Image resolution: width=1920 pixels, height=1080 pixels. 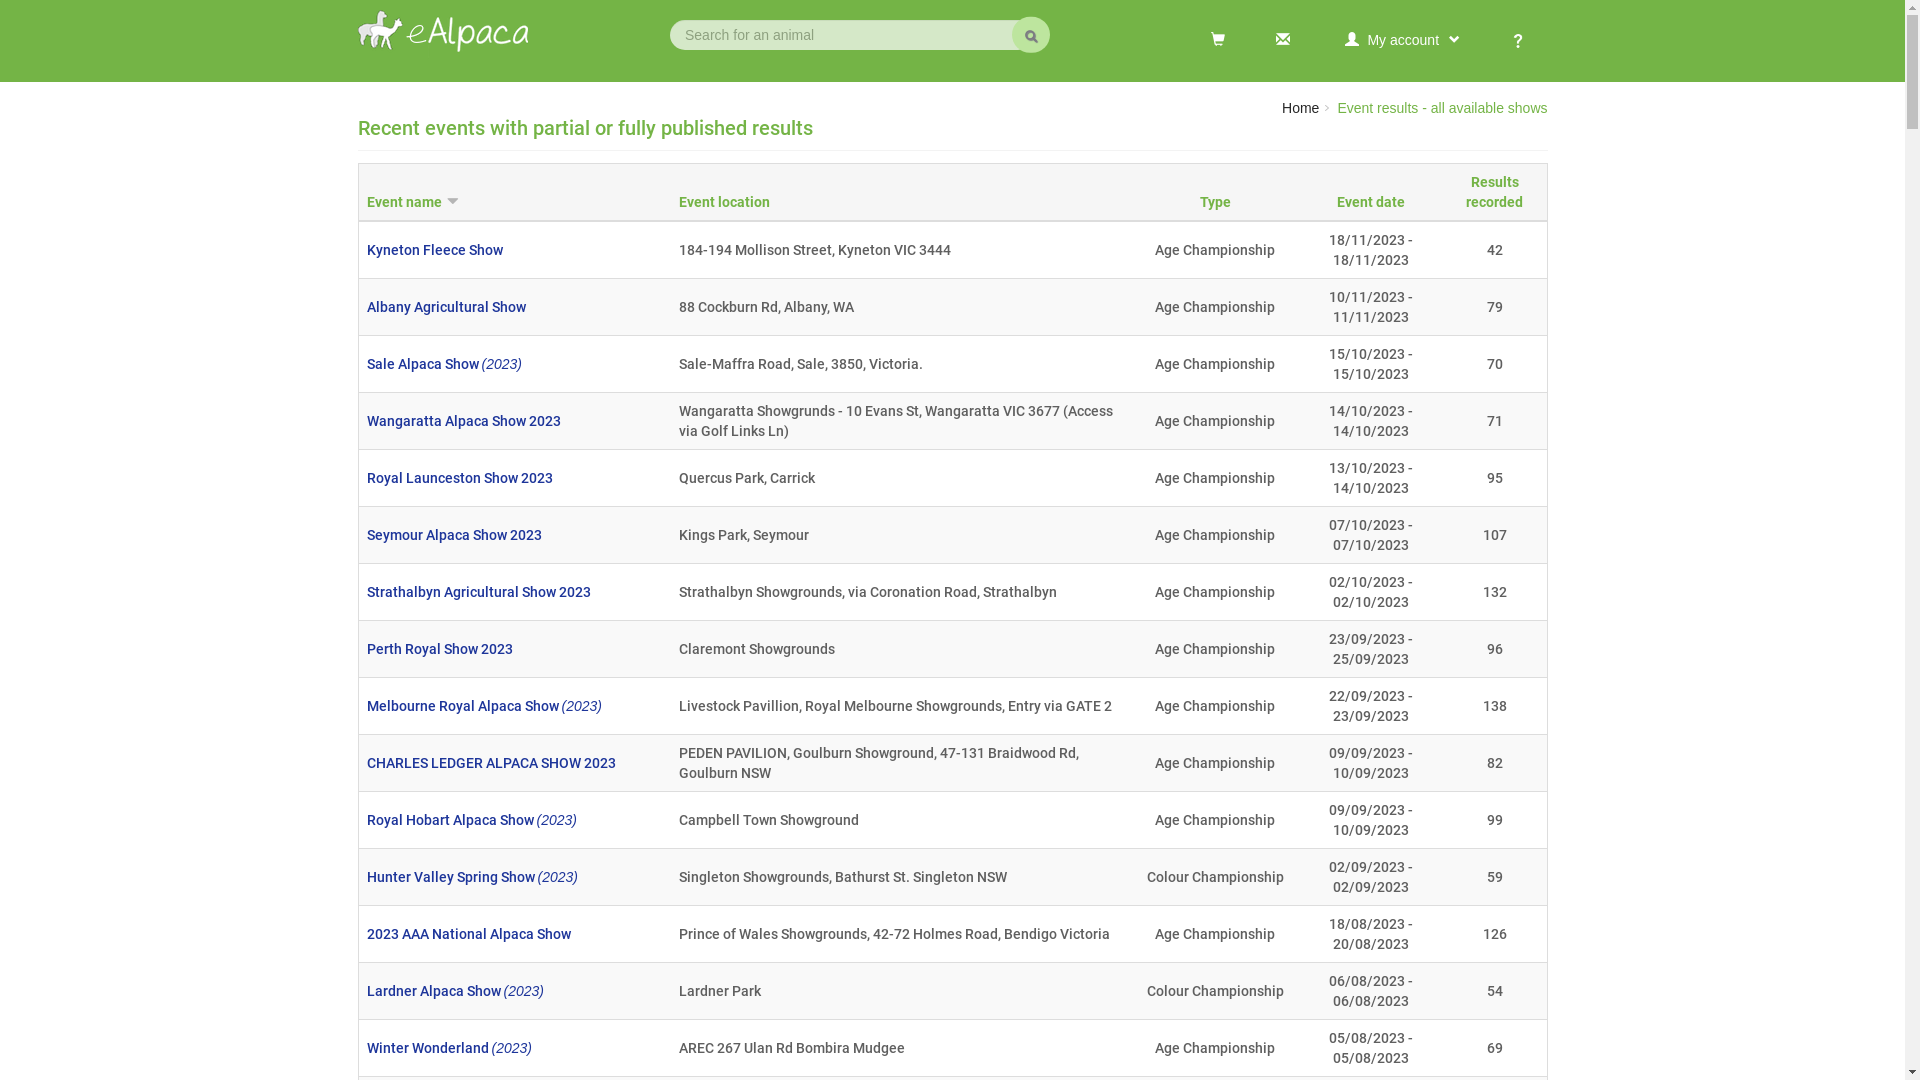 What do you see at coordinates (483, 704) in the screenshot?
I see `'Melbourne Royal Alpaca Show (2023)'` at bounding box center [483, 704].